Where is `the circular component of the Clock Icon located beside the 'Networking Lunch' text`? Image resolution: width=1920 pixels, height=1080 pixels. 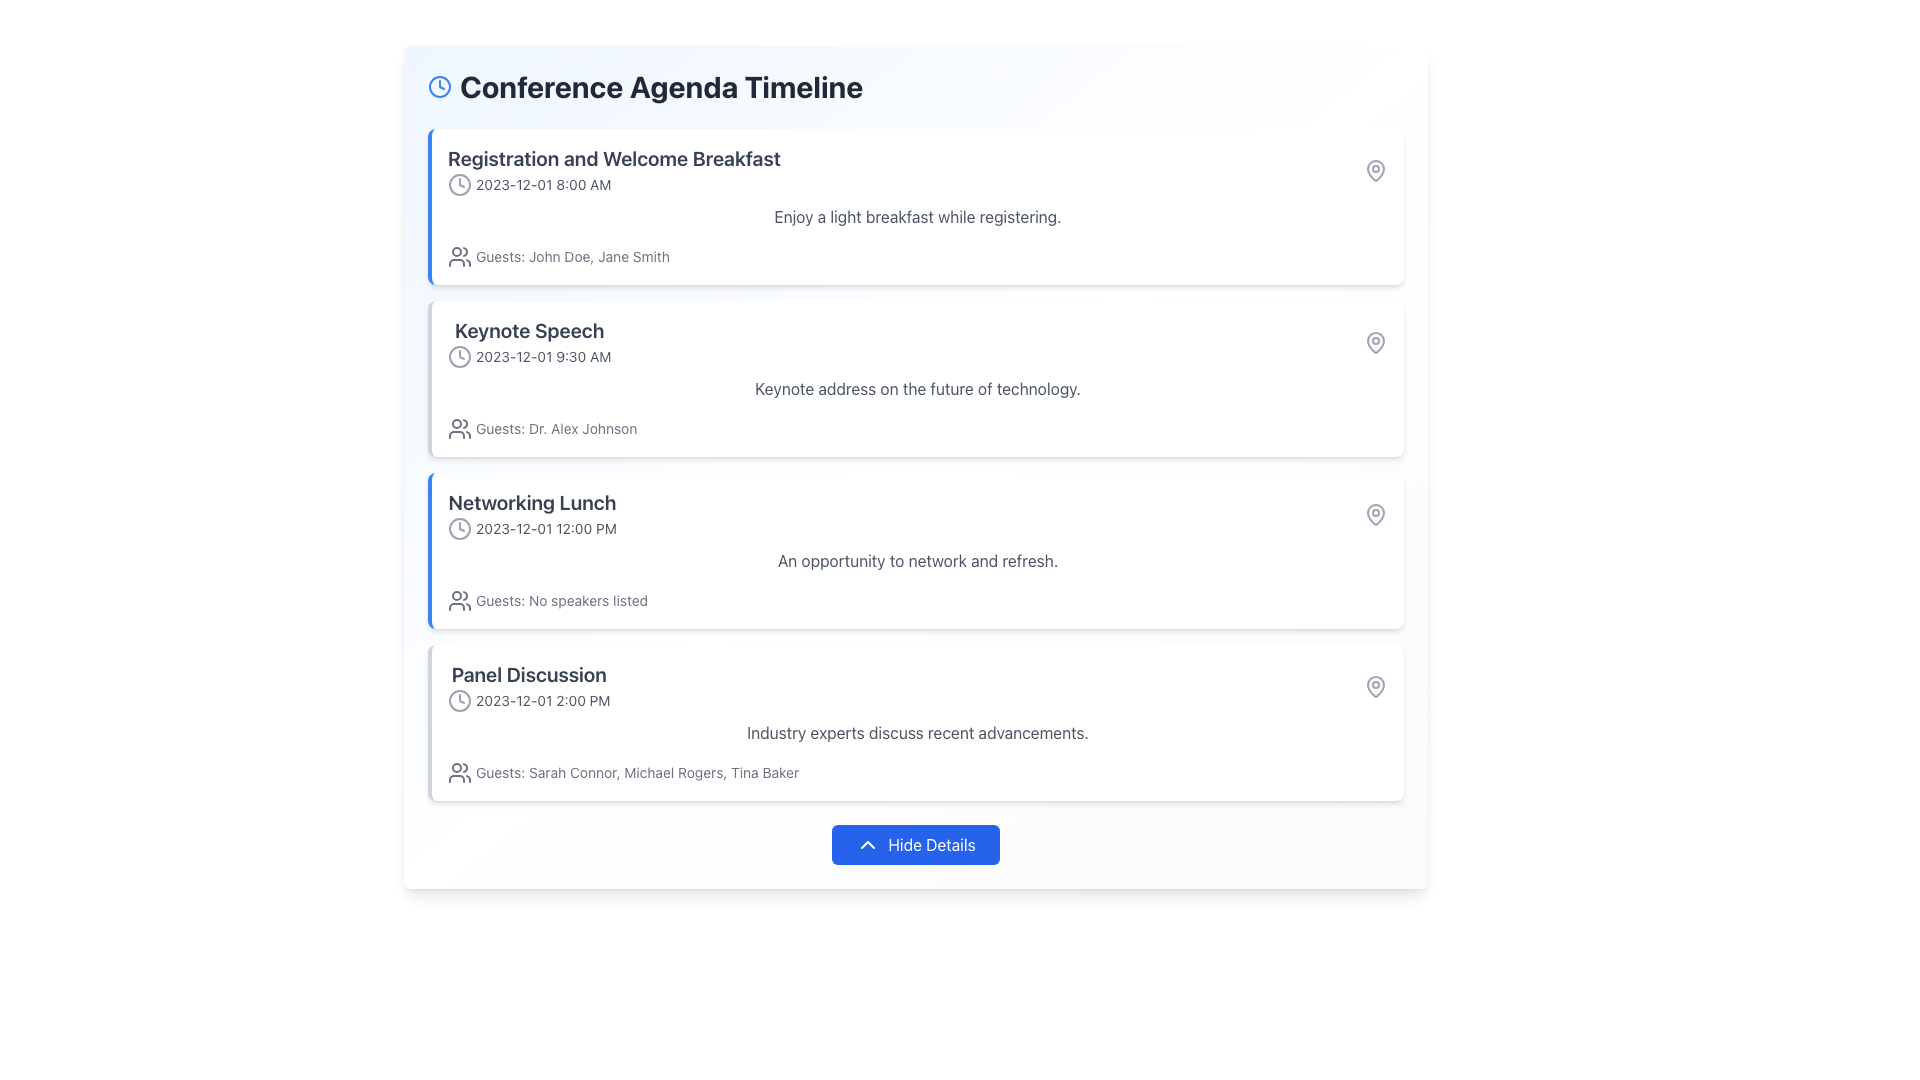 the circular component of the Clock Icon located beside the 'Networking Lunch' text is located at coordinates (459, 527).